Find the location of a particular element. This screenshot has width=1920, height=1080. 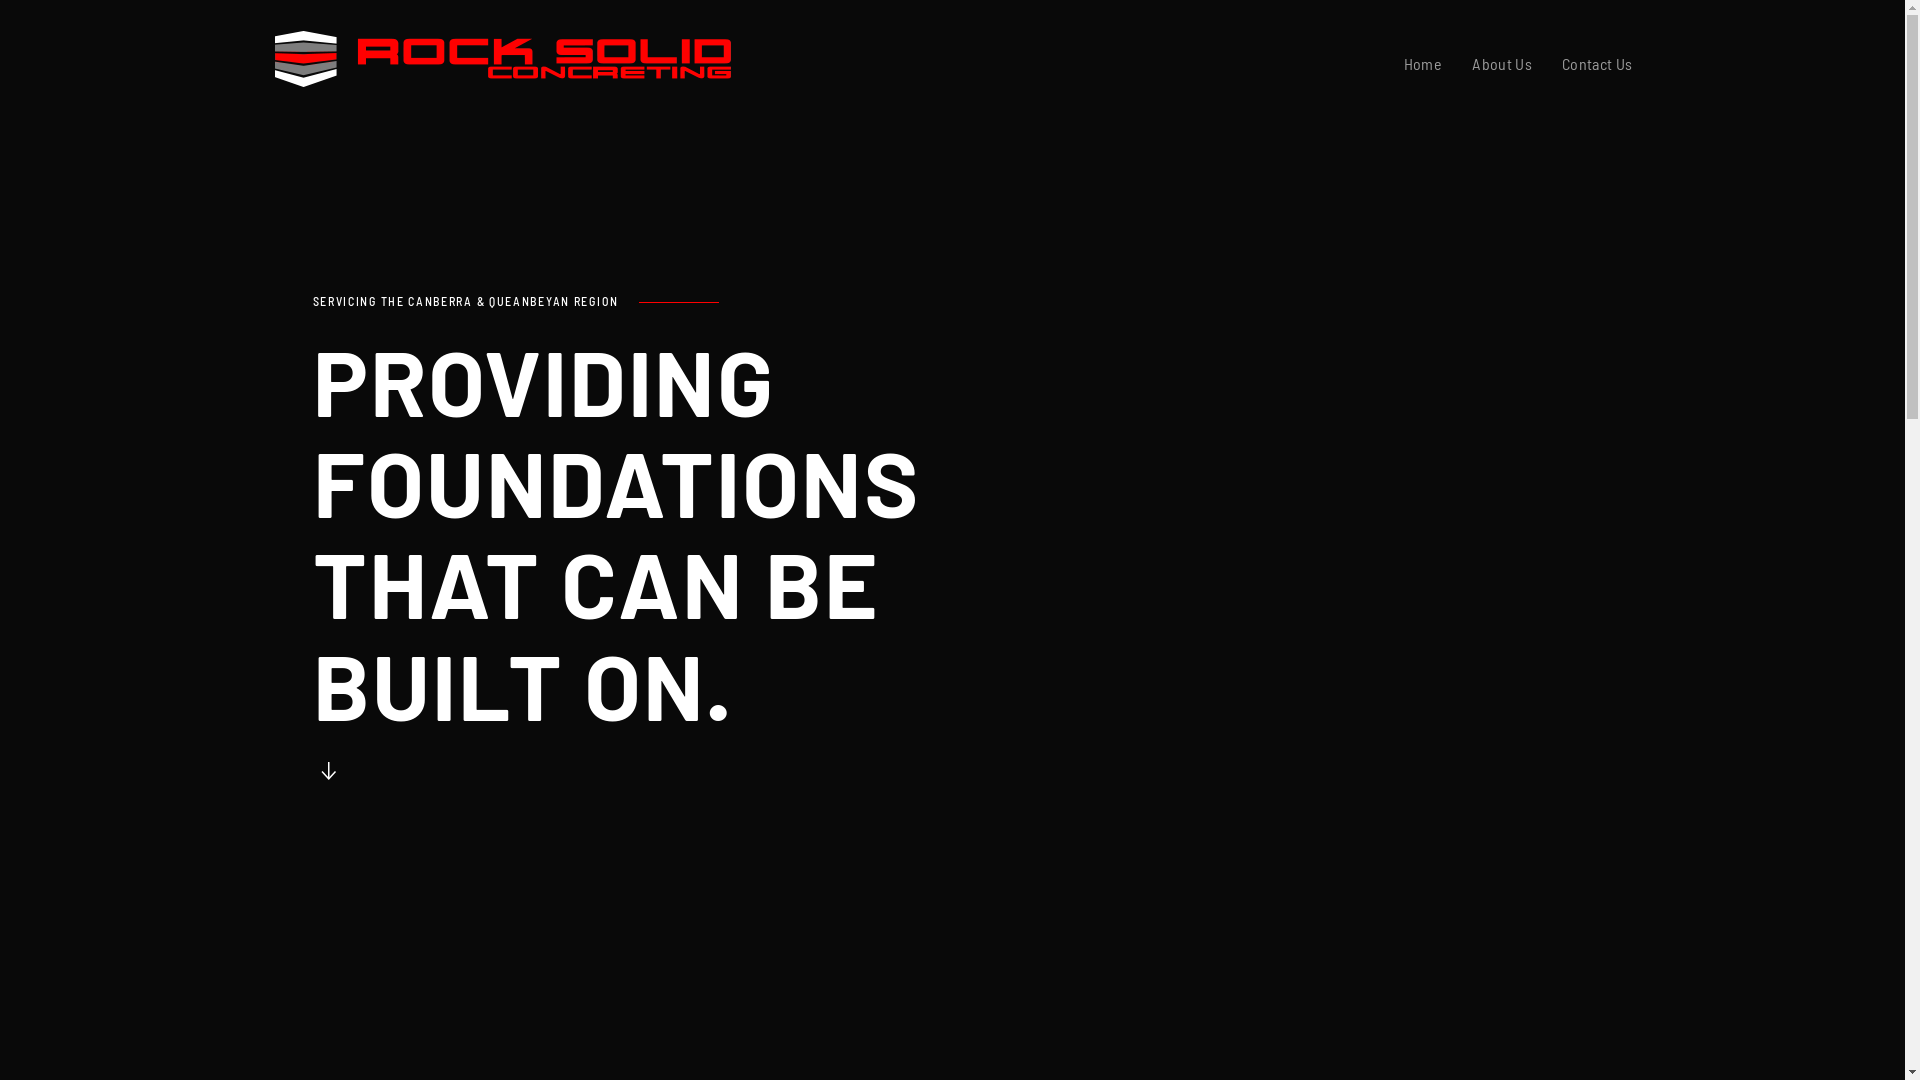

'Home' is located at coordinates (1402, 63).